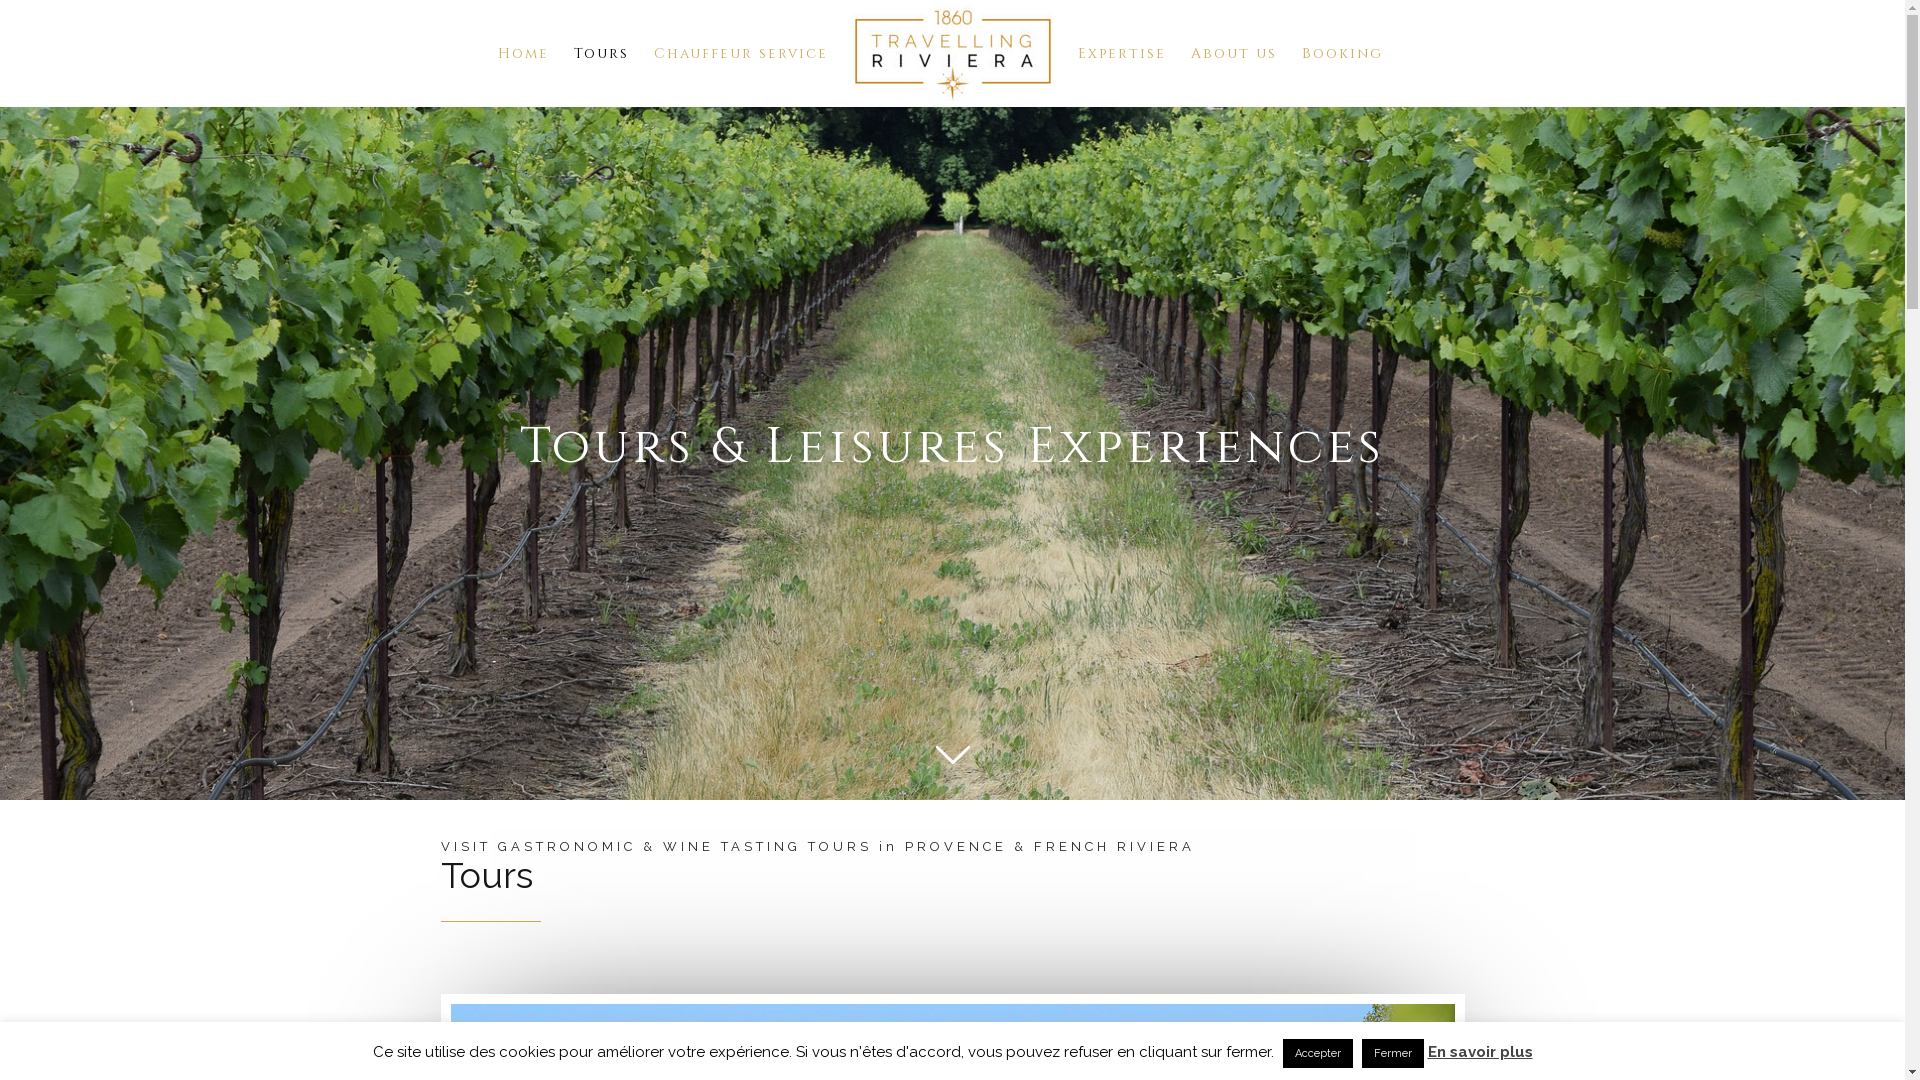 The width and height of the screenshot is (1920, 1080). I want to click on 'Fermer', so click(1391, 1052).